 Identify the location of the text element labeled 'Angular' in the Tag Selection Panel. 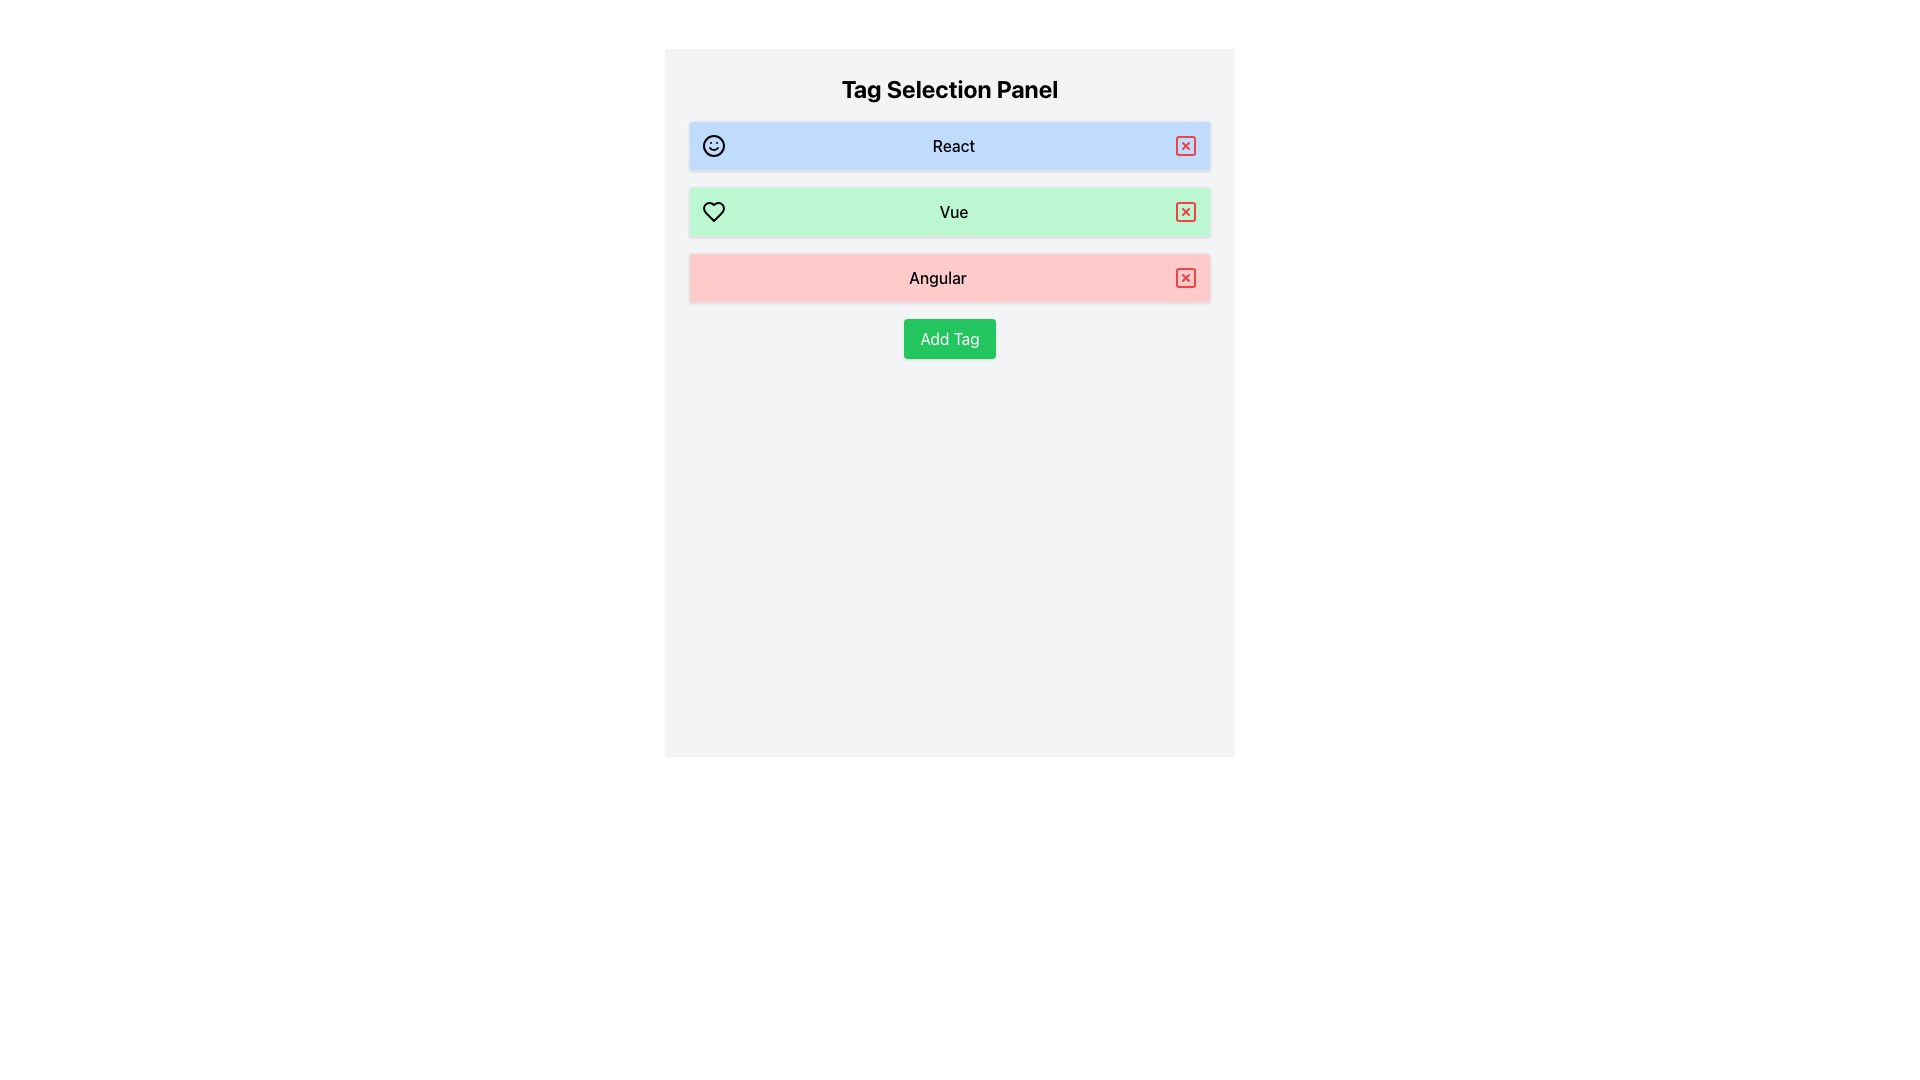
(936, 277).